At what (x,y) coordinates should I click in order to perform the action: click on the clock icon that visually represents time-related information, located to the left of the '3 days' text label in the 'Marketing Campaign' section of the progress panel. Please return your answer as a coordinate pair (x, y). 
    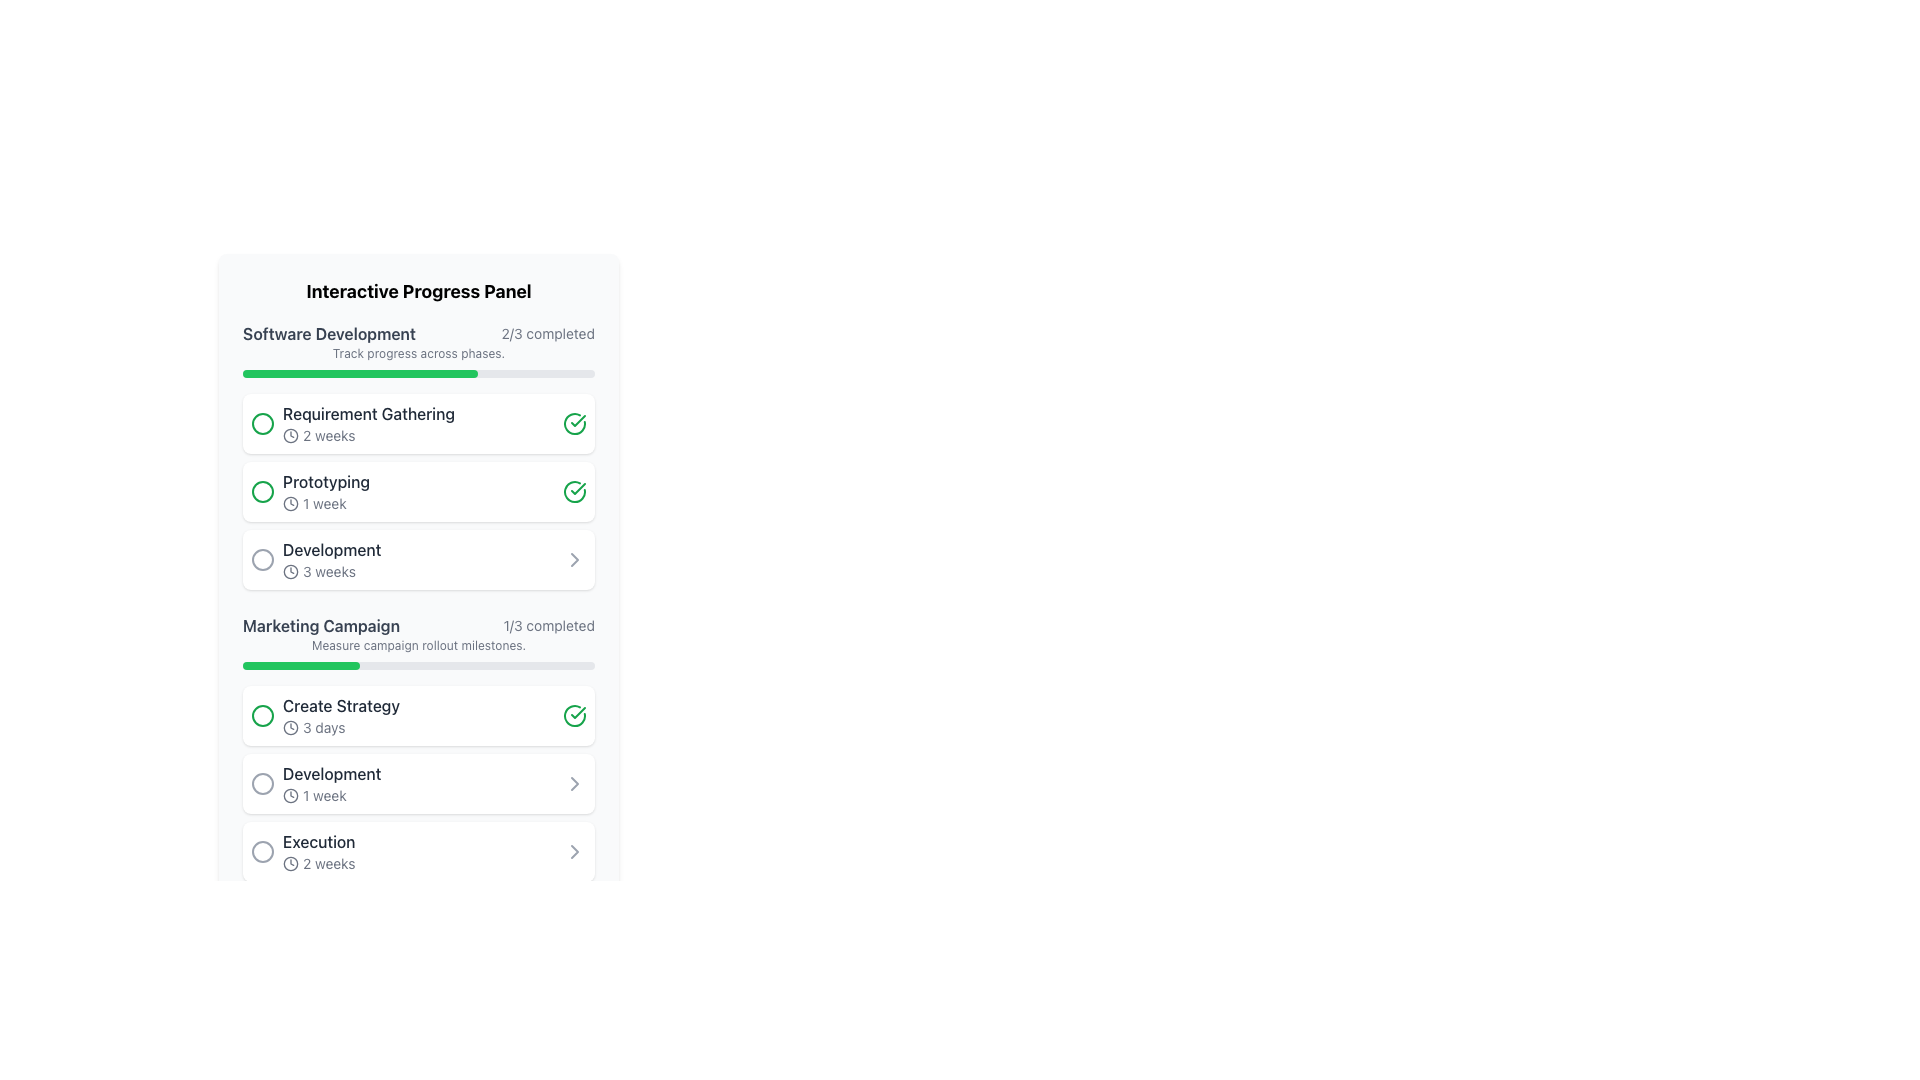
    Looking at the image, I should click on (290, 728).